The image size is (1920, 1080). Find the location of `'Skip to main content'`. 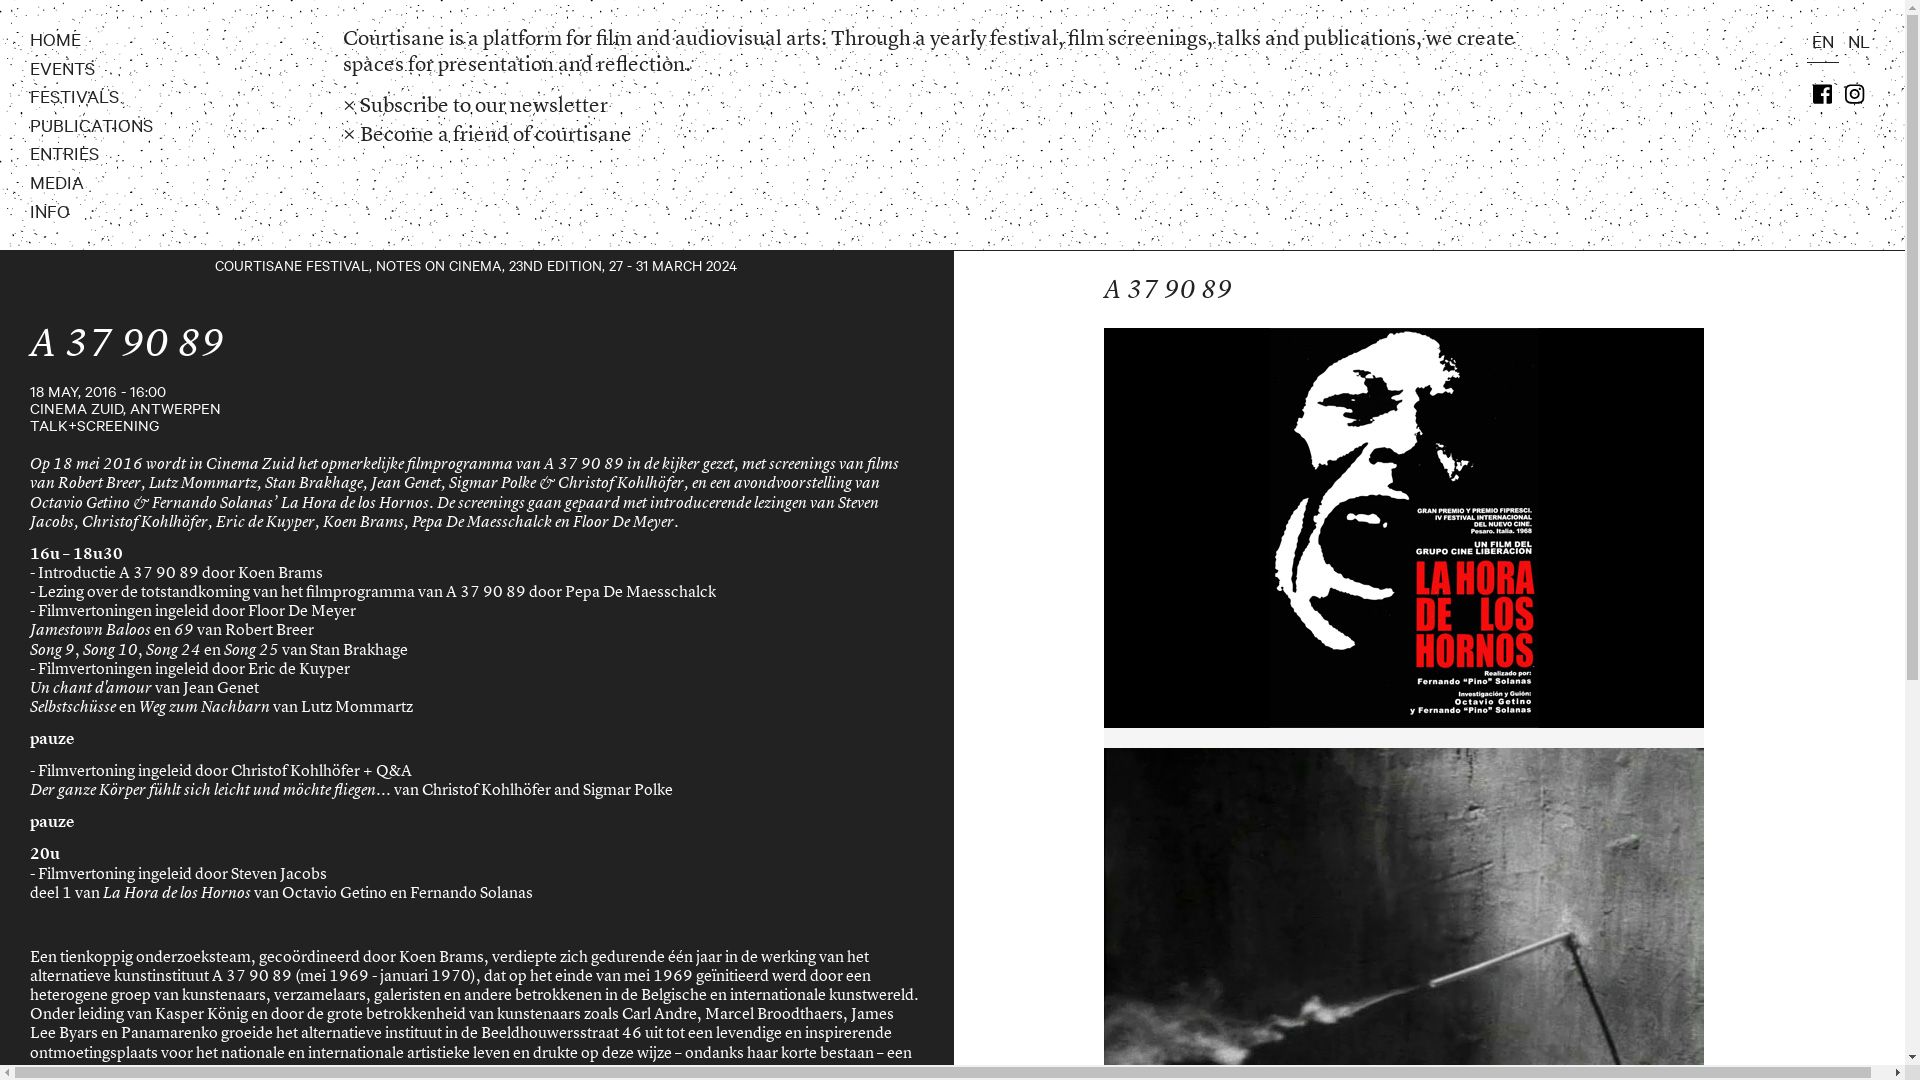

'Skip to main content' is located at coordinates (76, 0).